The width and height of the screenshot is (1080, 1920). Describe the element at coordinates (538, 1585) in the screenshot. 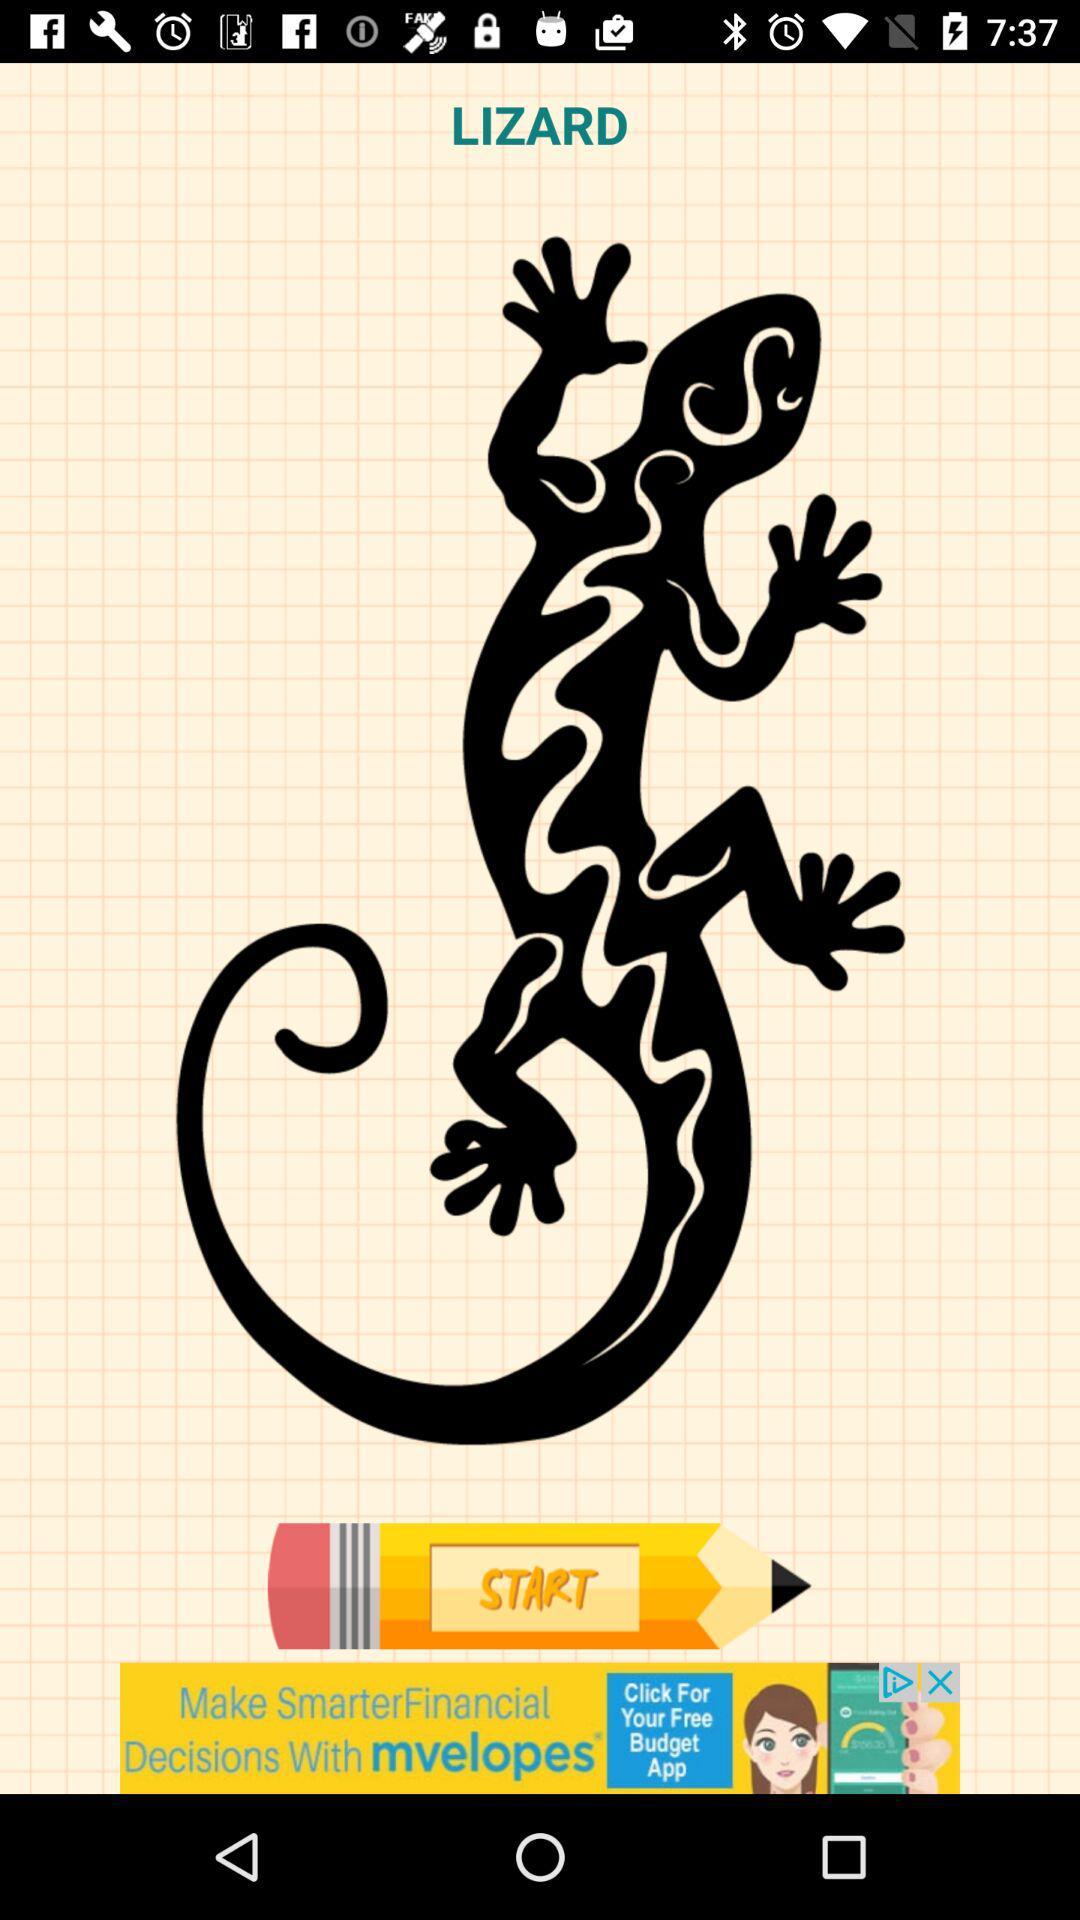

I see `start the draw` at that location.